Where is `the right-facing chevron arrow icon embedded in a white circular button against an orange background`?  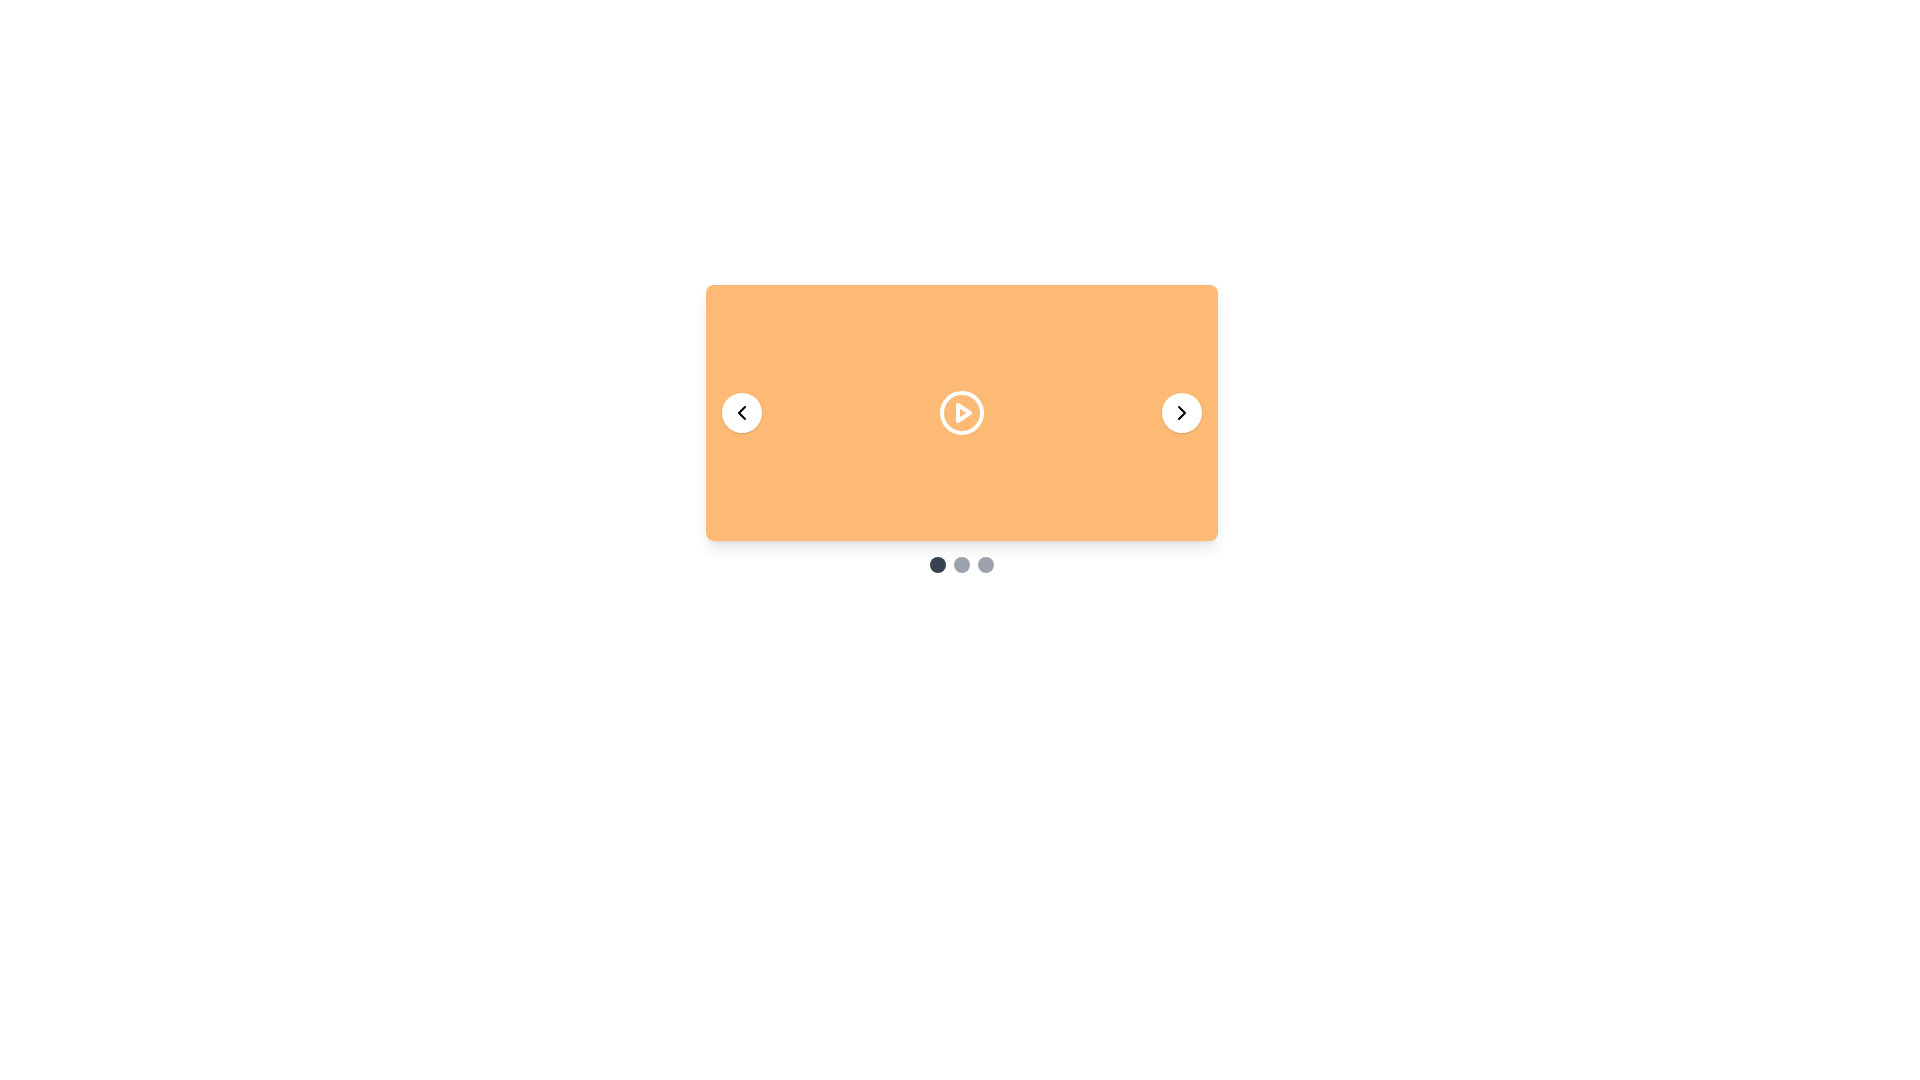 the right-facing chevron arrow icon embedded in a white circular button against an orange background is located at coordinates (1181, 411).